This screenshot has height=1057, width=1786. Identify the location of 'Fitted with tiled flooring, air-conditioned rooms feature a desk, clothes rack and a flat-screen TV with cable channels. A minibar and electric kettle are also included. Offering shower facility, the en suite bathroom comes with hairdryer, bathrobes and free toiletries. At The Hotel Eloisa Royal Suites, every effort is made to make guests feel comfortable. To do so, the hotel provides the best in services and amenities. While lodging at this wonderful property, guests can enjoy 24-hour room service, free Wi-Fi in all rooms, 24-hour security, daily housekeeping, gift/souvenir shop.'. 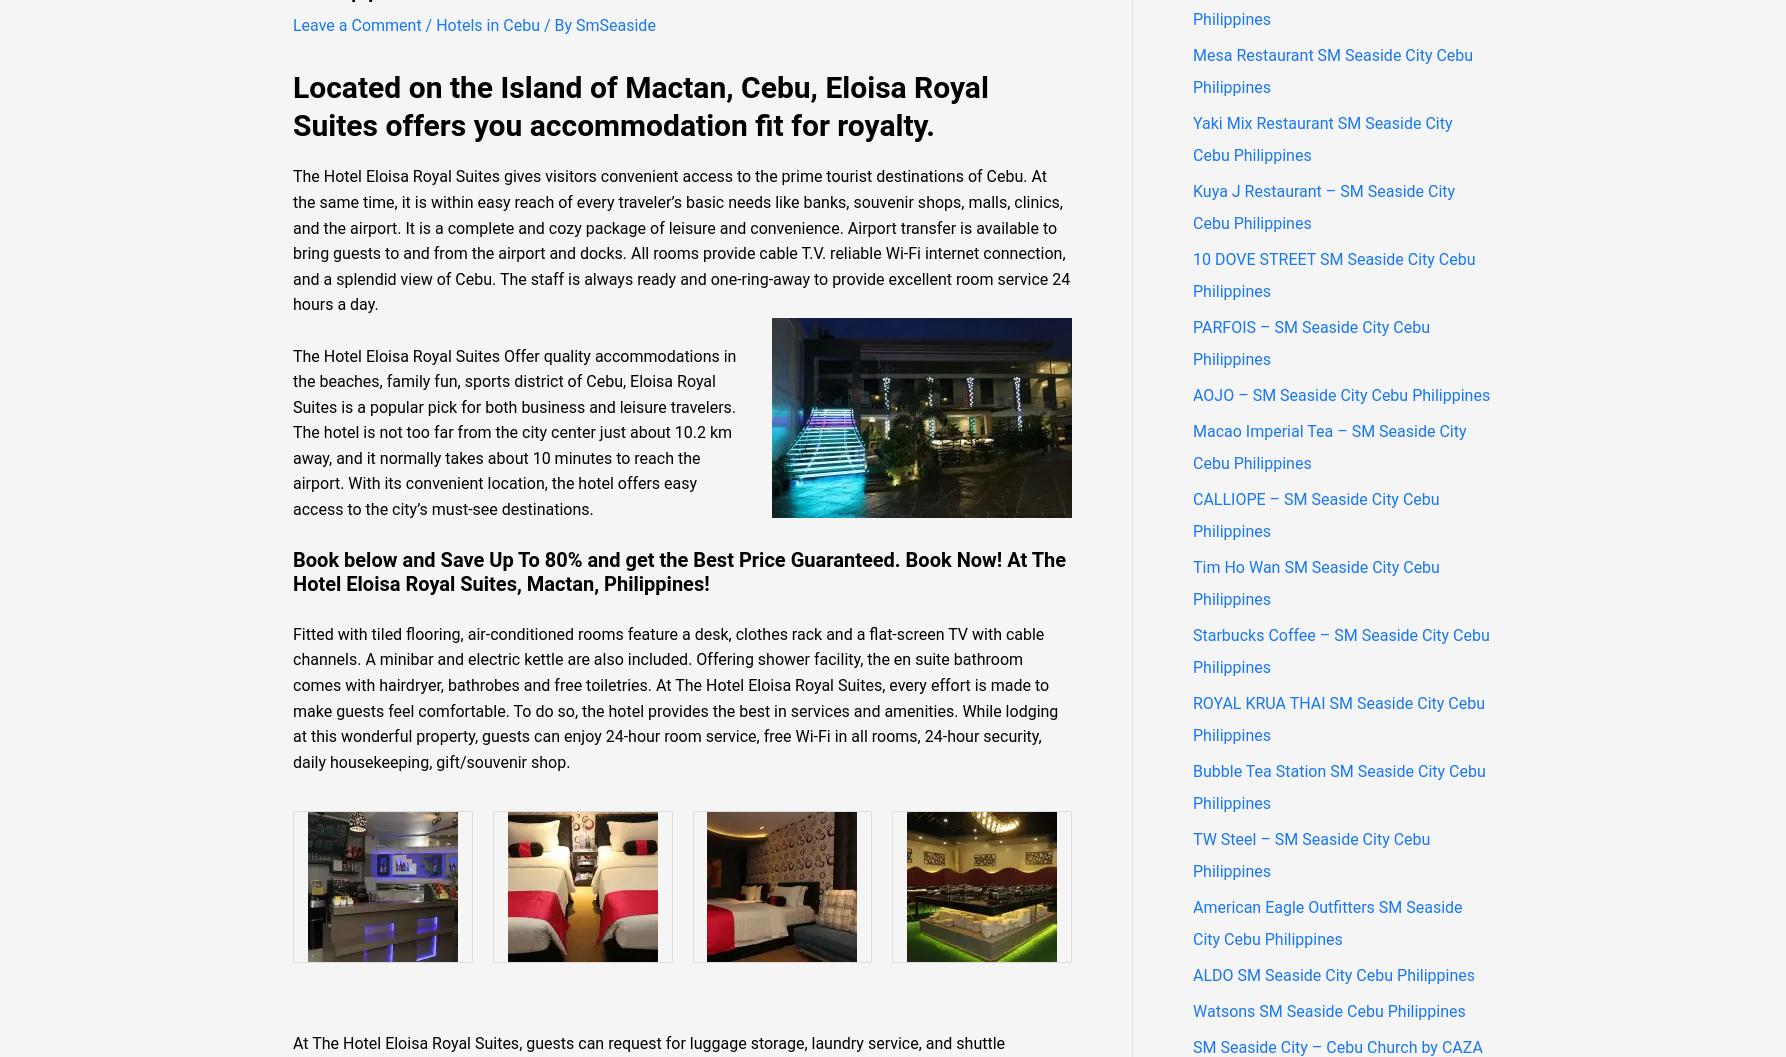
(675, 696).